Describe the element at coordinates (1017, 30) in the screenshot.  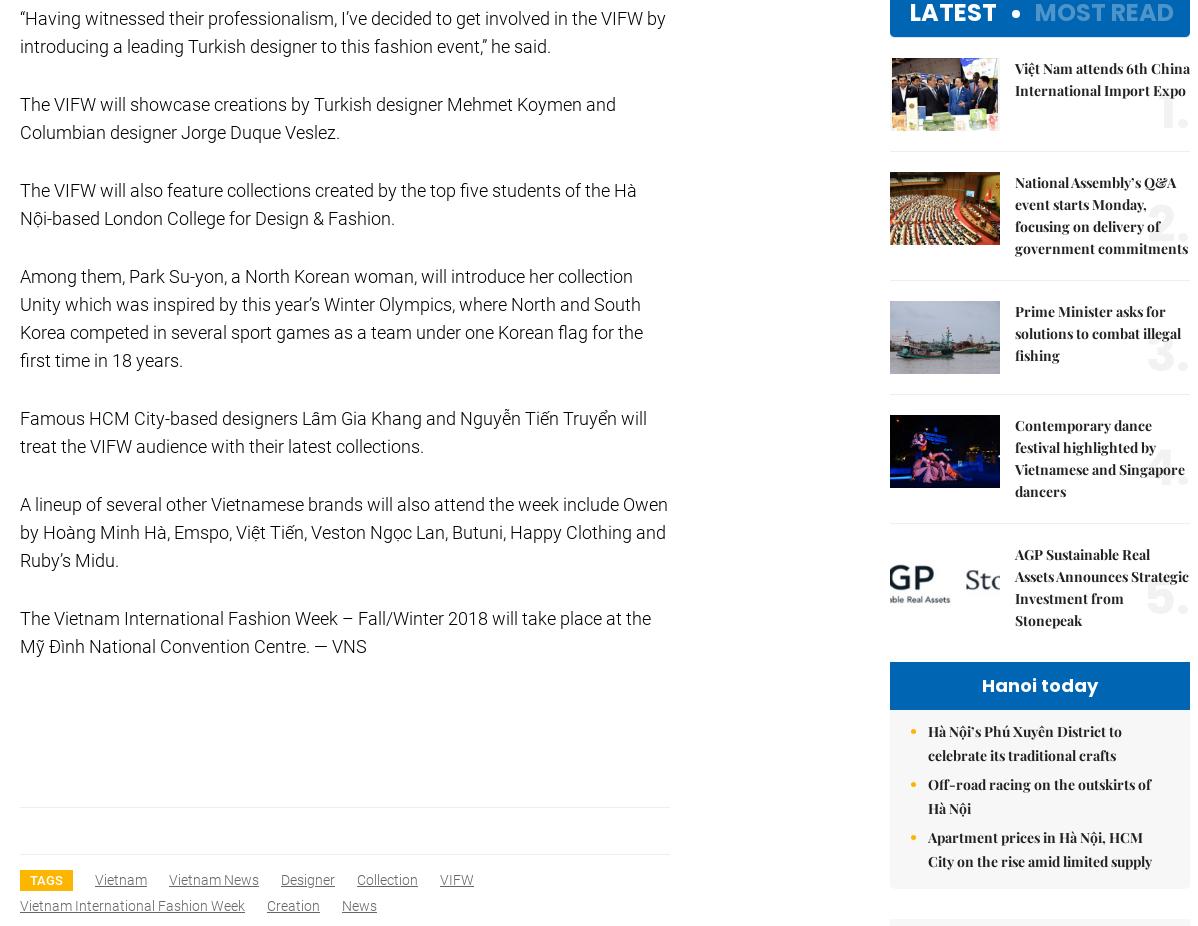
I see `'GliaStudio'` at that location.